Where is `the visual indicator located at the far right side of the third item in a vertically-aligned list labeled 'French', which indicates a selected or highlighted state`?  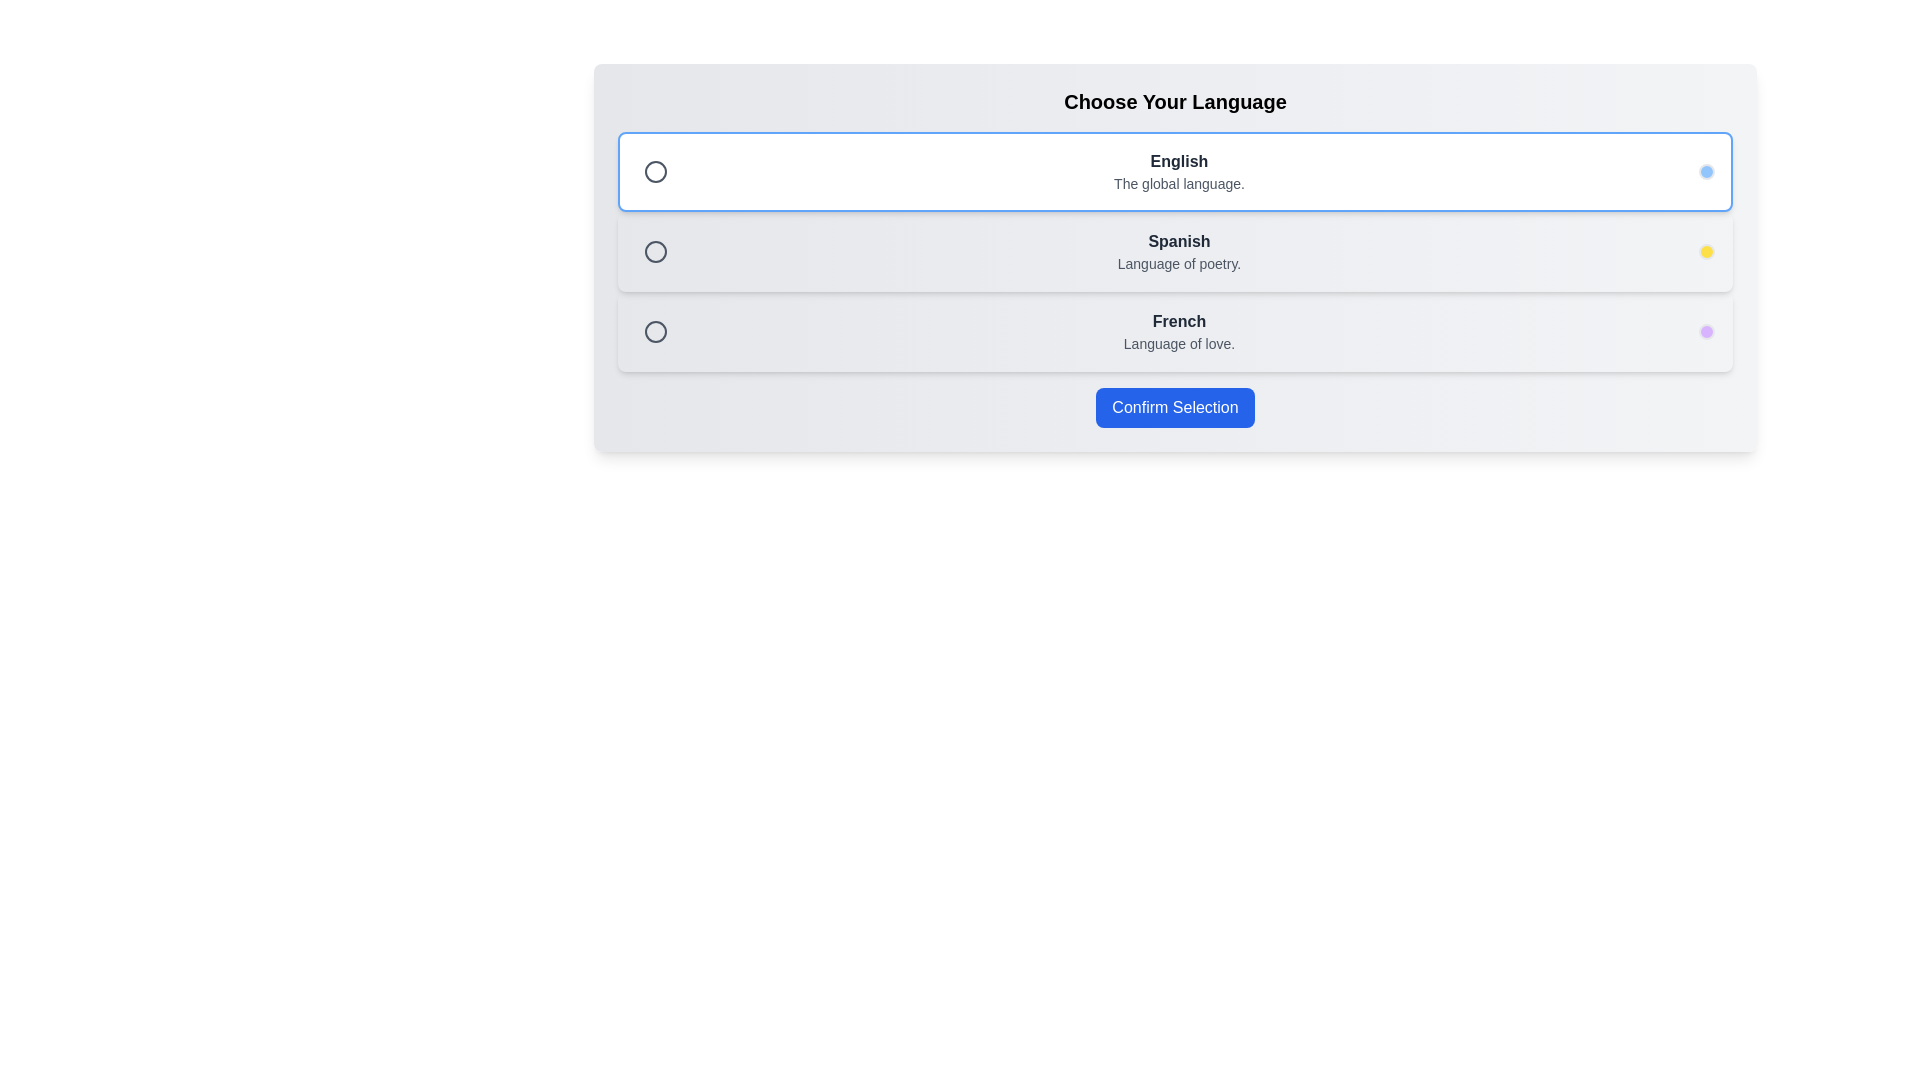
the visual indicator located at the far right side of the third item in a vertically-aligned list labeled 'French', which indicates a selected or highlighted state is located at coordinates (1706, 330).